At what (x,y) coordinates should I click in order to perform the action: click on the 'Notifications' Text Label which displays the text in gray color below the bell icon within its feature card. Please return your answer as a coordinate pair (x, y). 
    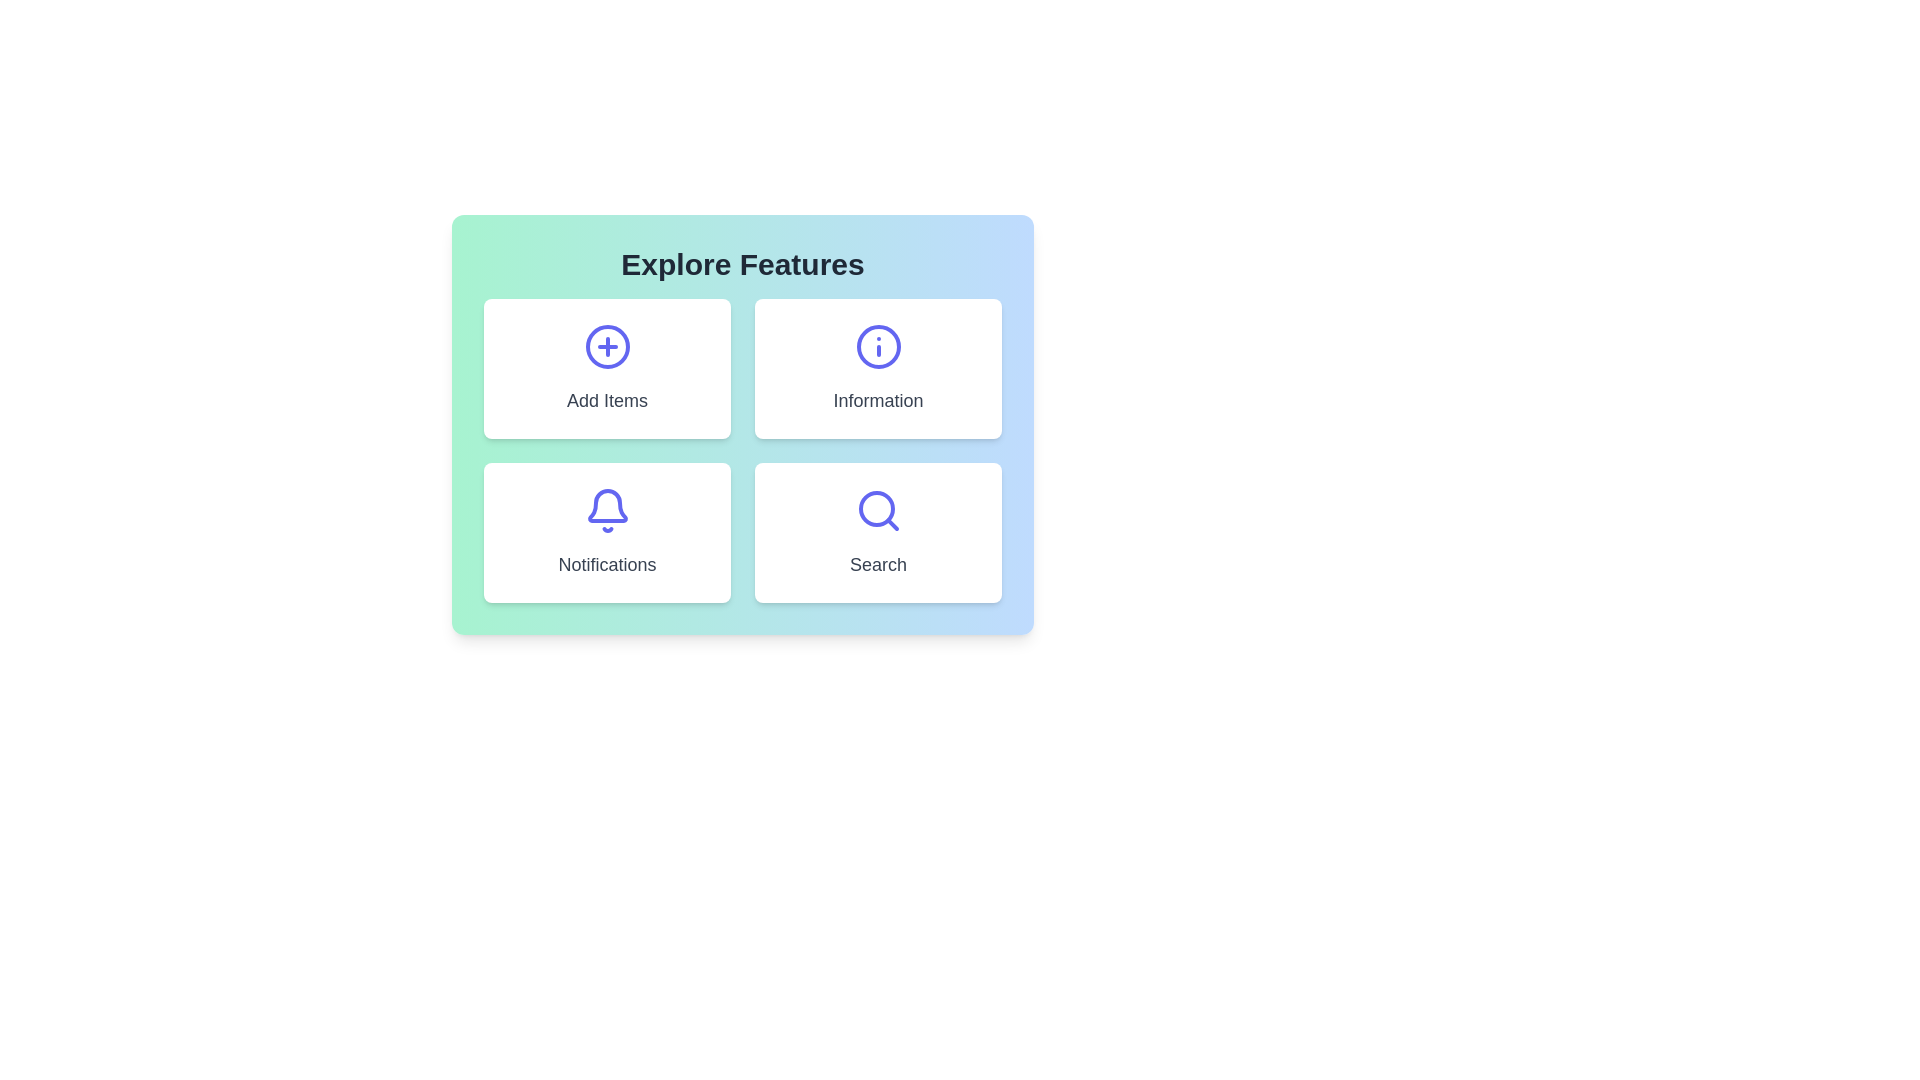
    Looking at the image, I should click on (606, 564).